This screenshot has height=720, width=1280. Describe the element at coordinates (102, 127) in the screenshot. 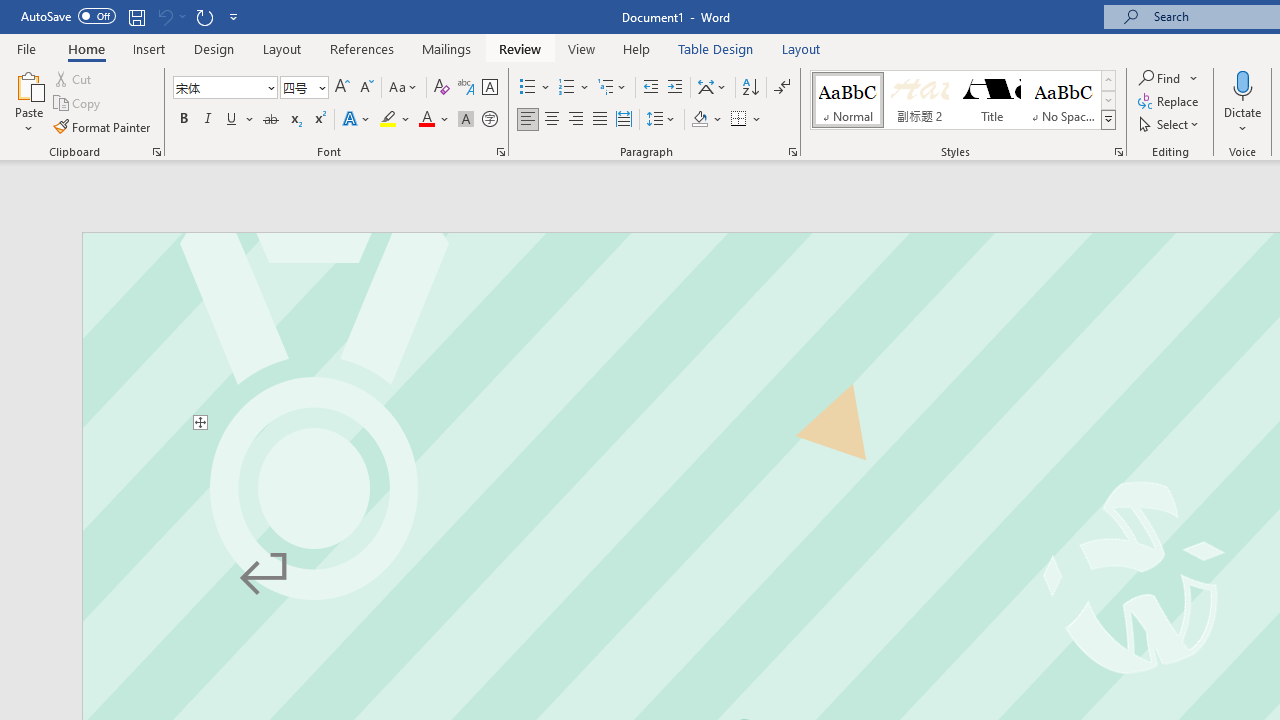

I see `'Format Painter'` at that location.